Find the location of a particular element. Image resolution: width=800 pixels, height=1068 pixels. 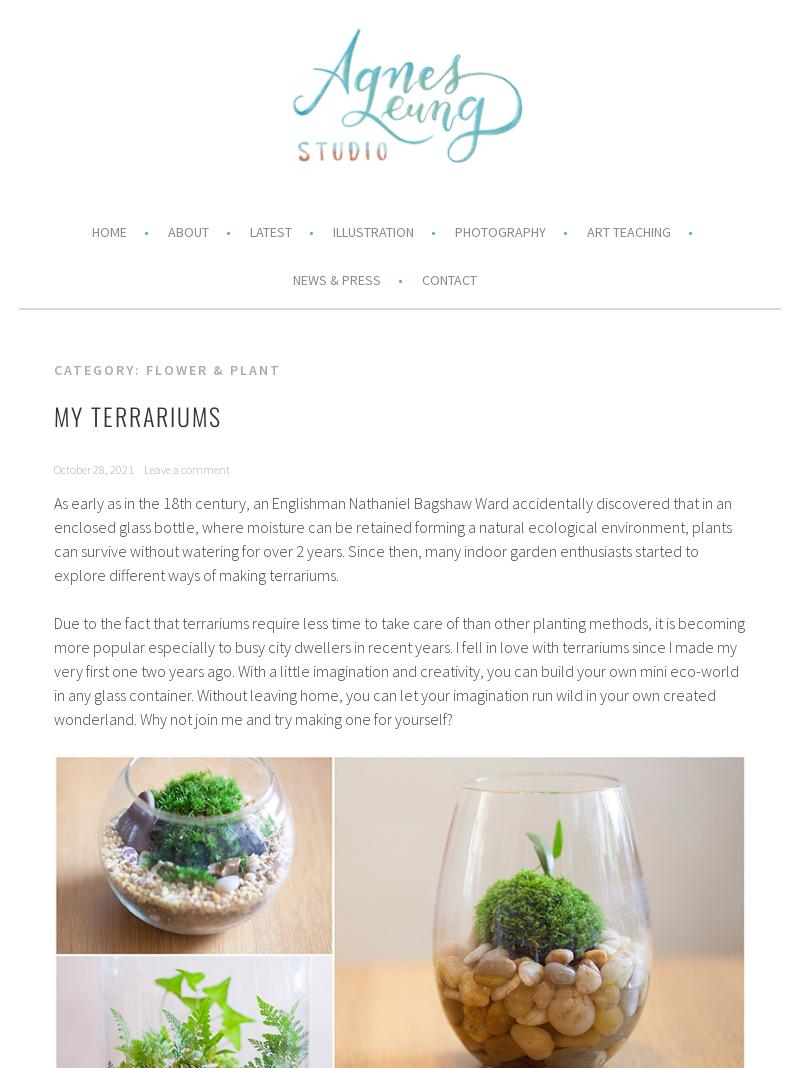

'Category:' is located at coordinates (100, 368).